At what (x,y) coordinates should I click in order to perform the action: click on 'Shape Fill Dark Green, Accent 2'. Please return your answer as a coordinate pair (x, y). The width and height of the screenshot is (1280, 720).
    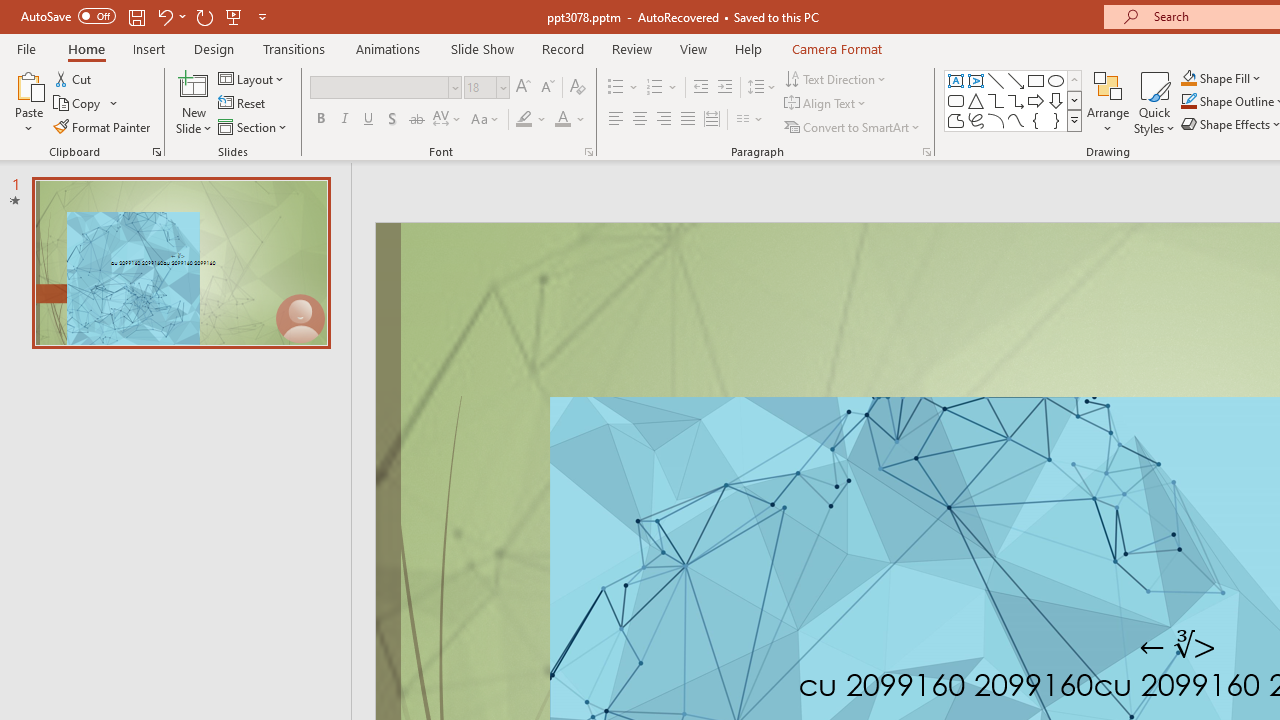
    Looking at the image, I should click on (1189, 77).